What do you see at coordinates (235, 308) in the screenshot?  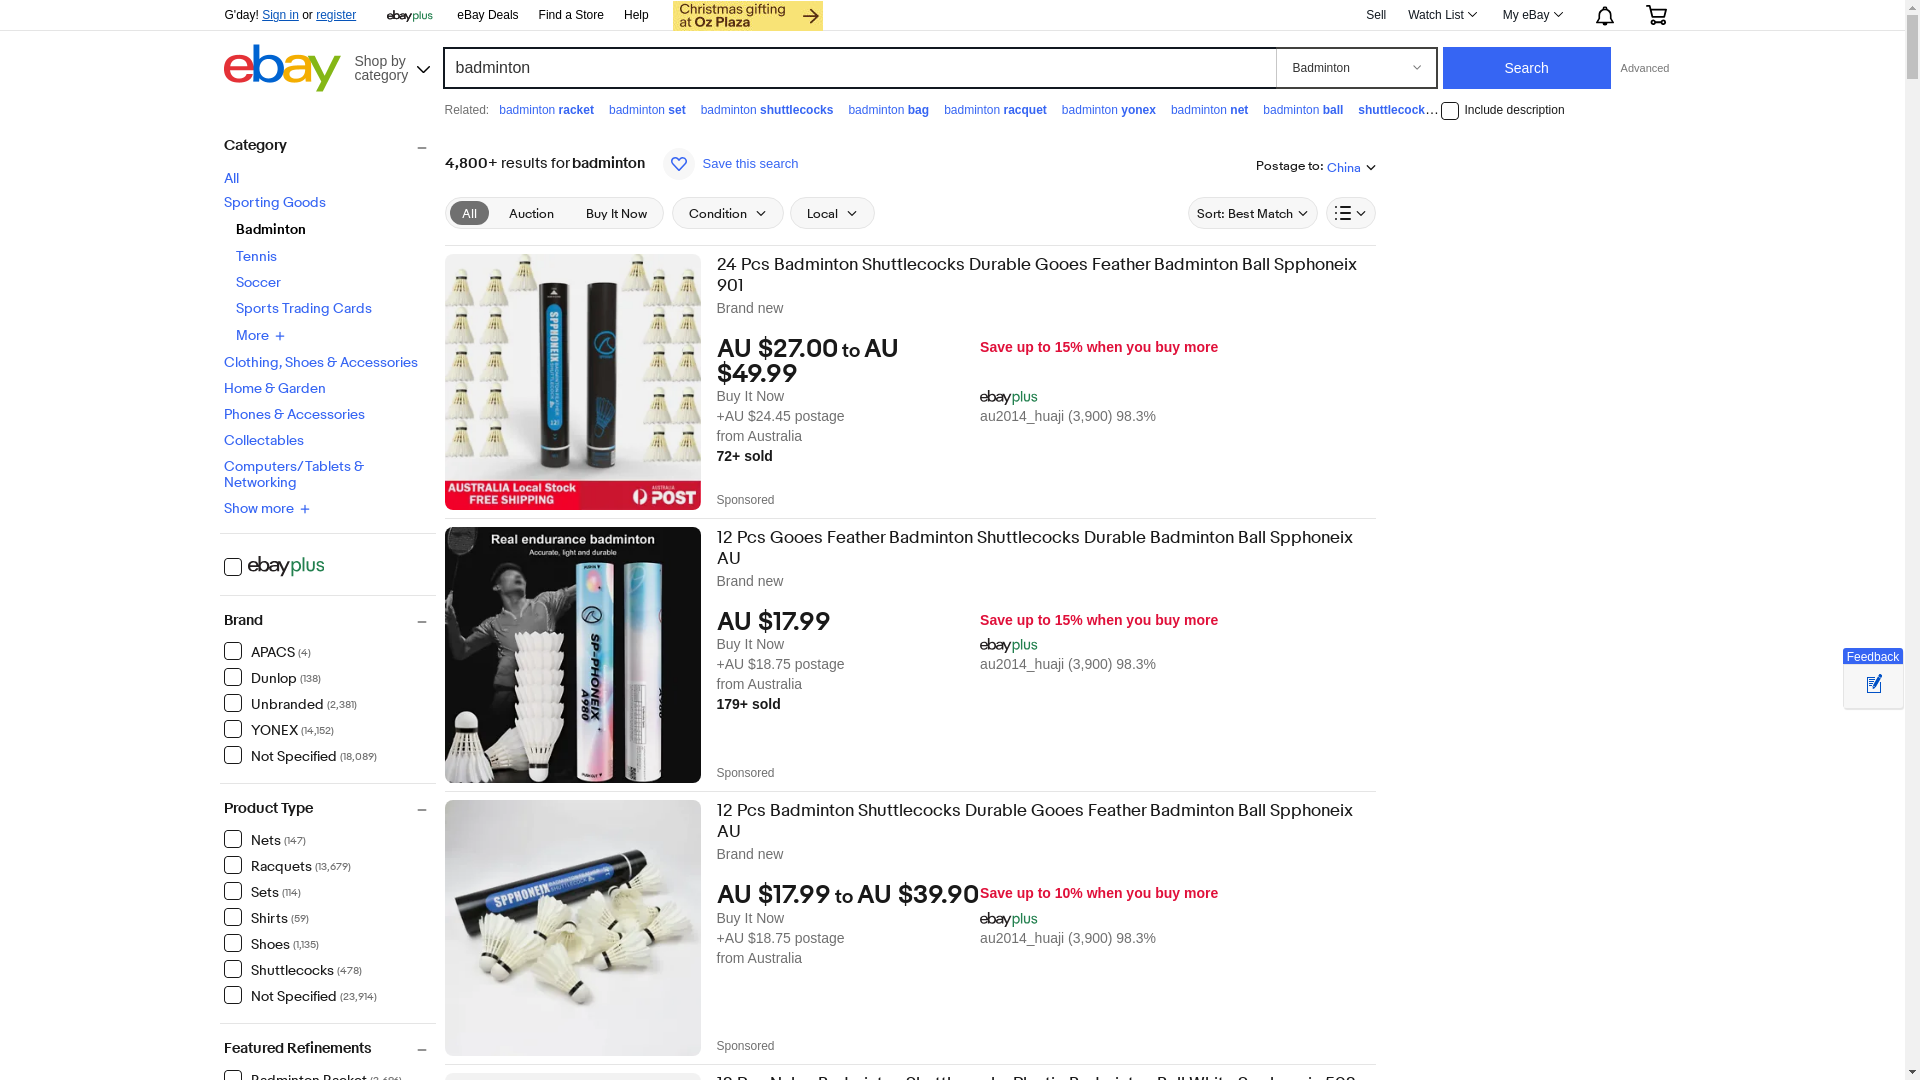 I see `'Sports Trading Cards'` at bounding box center [235, 308].